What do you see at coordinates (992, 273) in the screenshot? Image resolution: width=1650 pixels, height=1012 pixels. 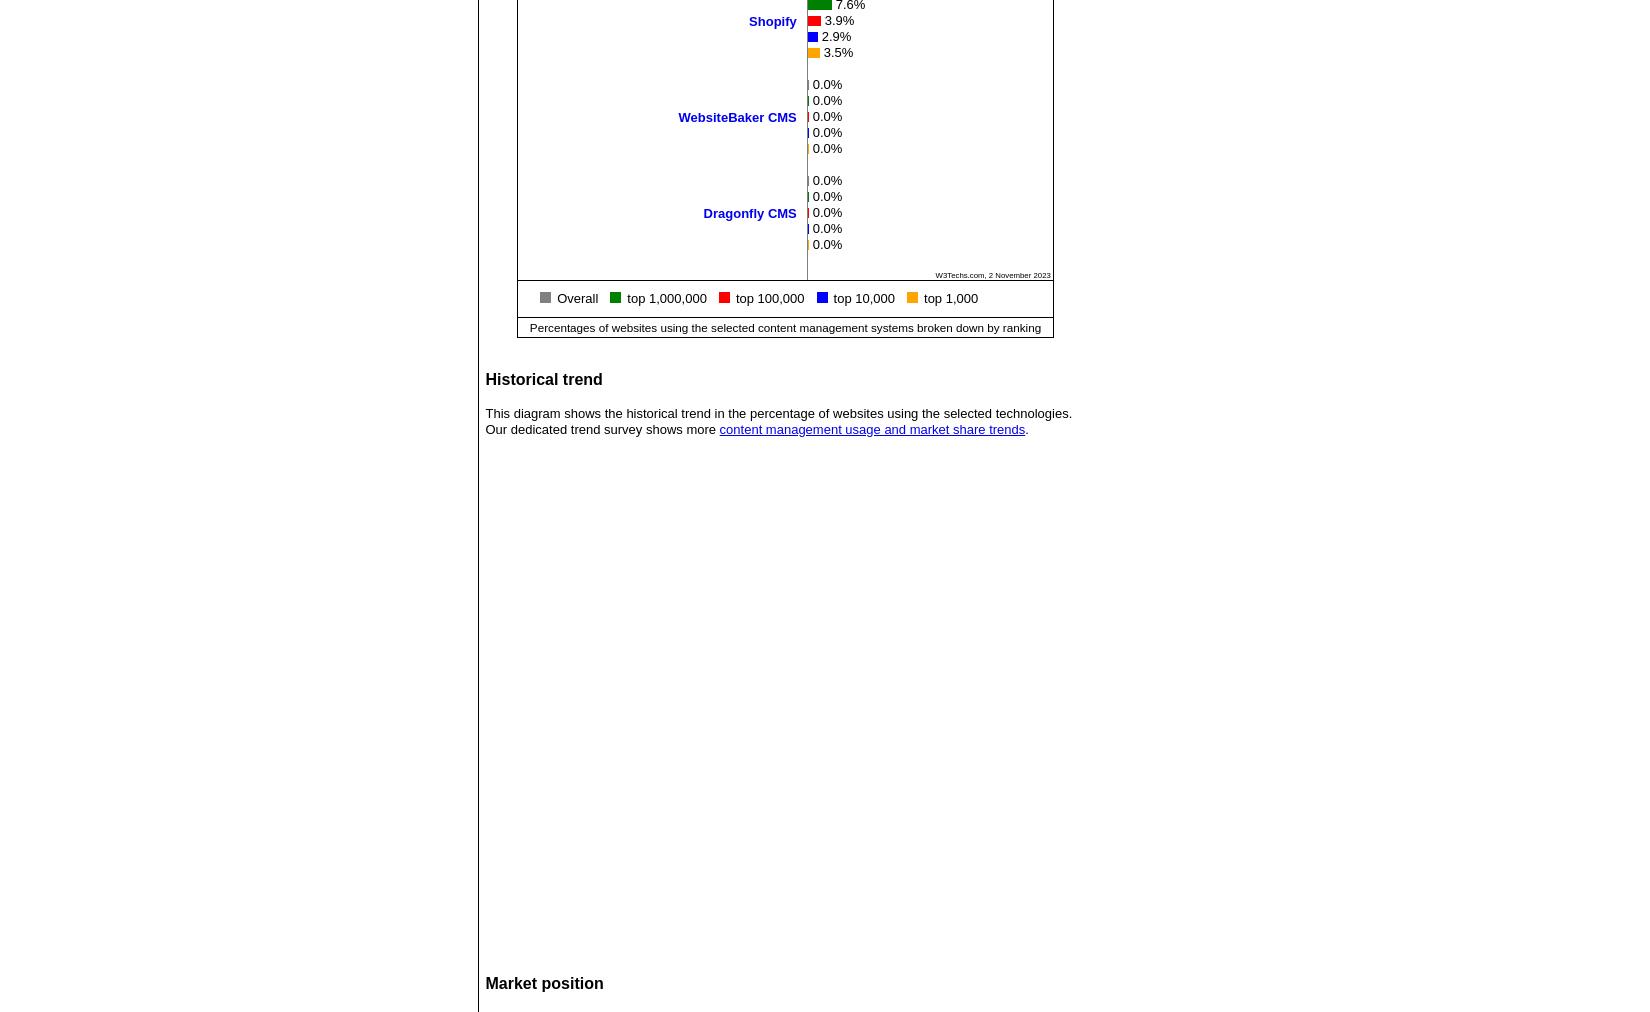 I see `'W3Techs.com, 2 November 2023'` at bounding box center [992, 273].